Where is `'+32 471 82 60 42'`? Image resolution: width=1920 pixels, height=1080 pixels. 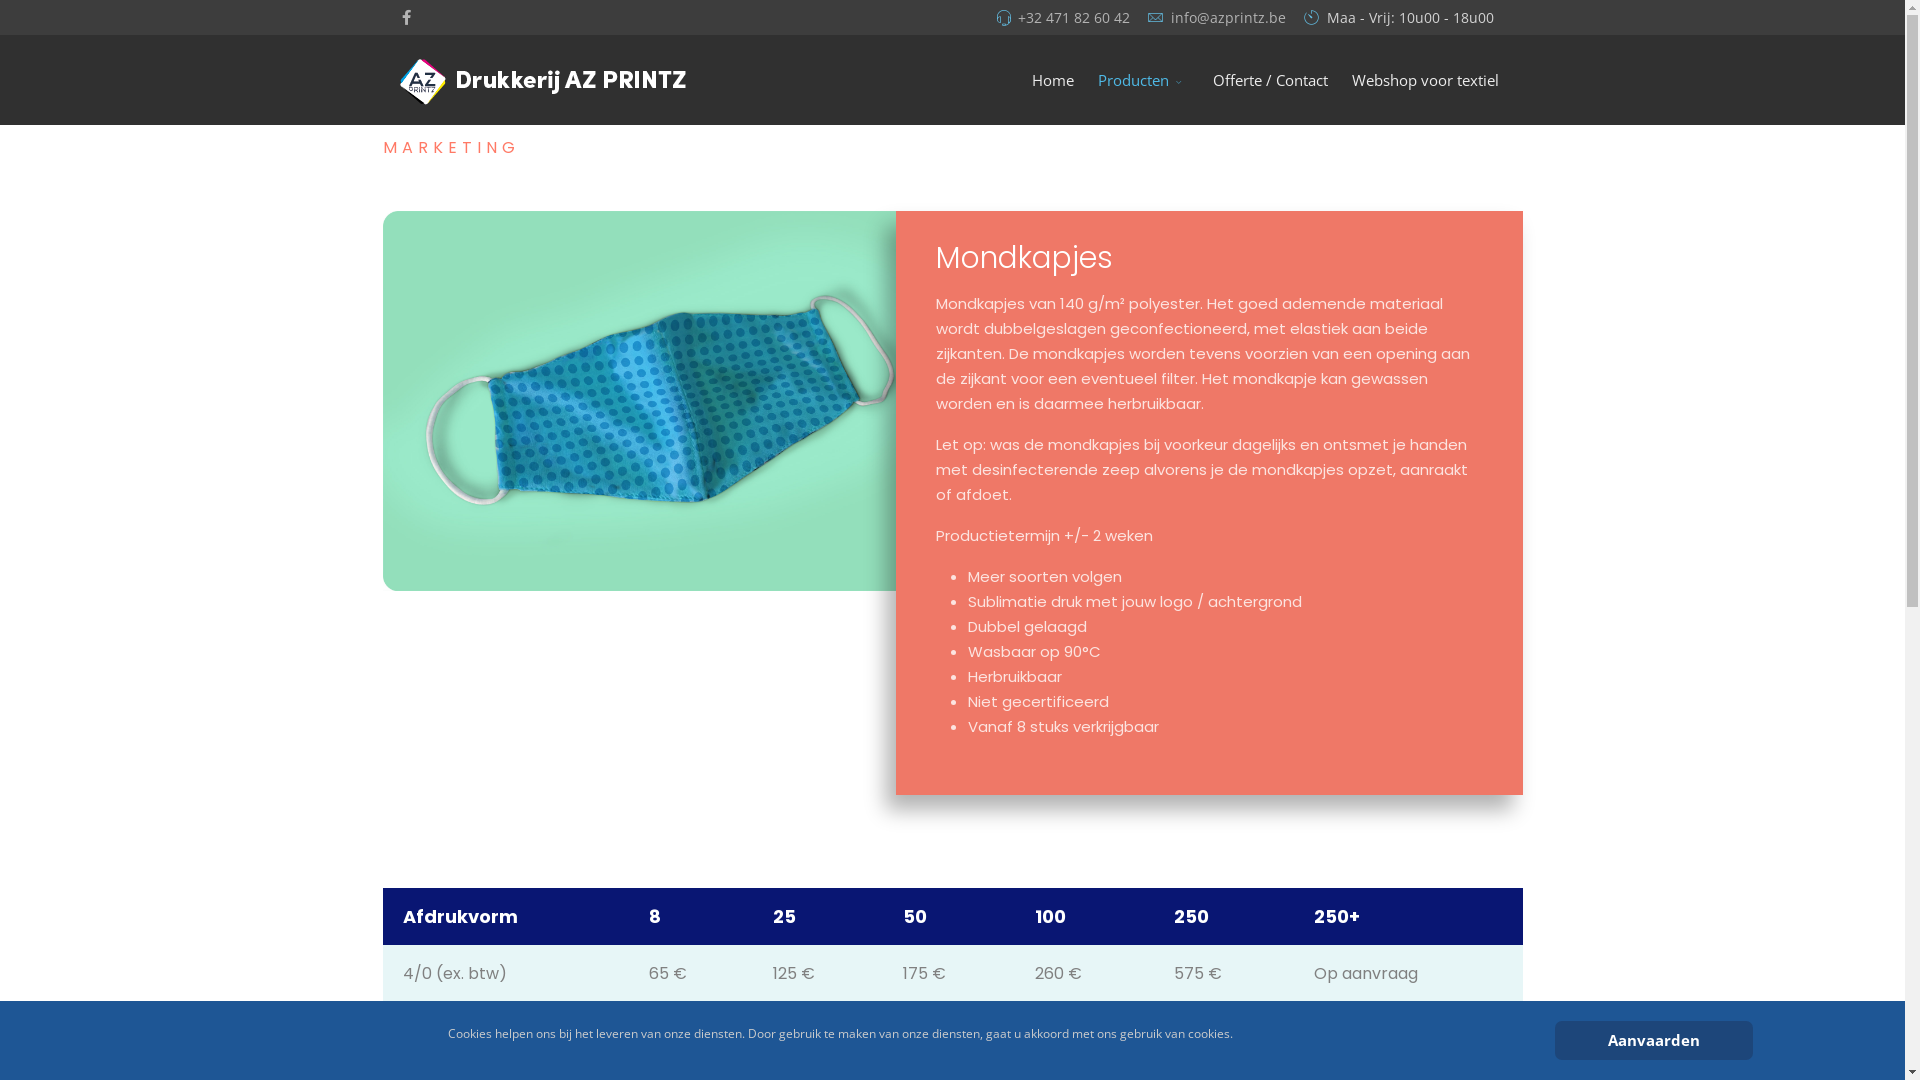
'+32 471 82 60 42' is located at coordinates (1073, 18).